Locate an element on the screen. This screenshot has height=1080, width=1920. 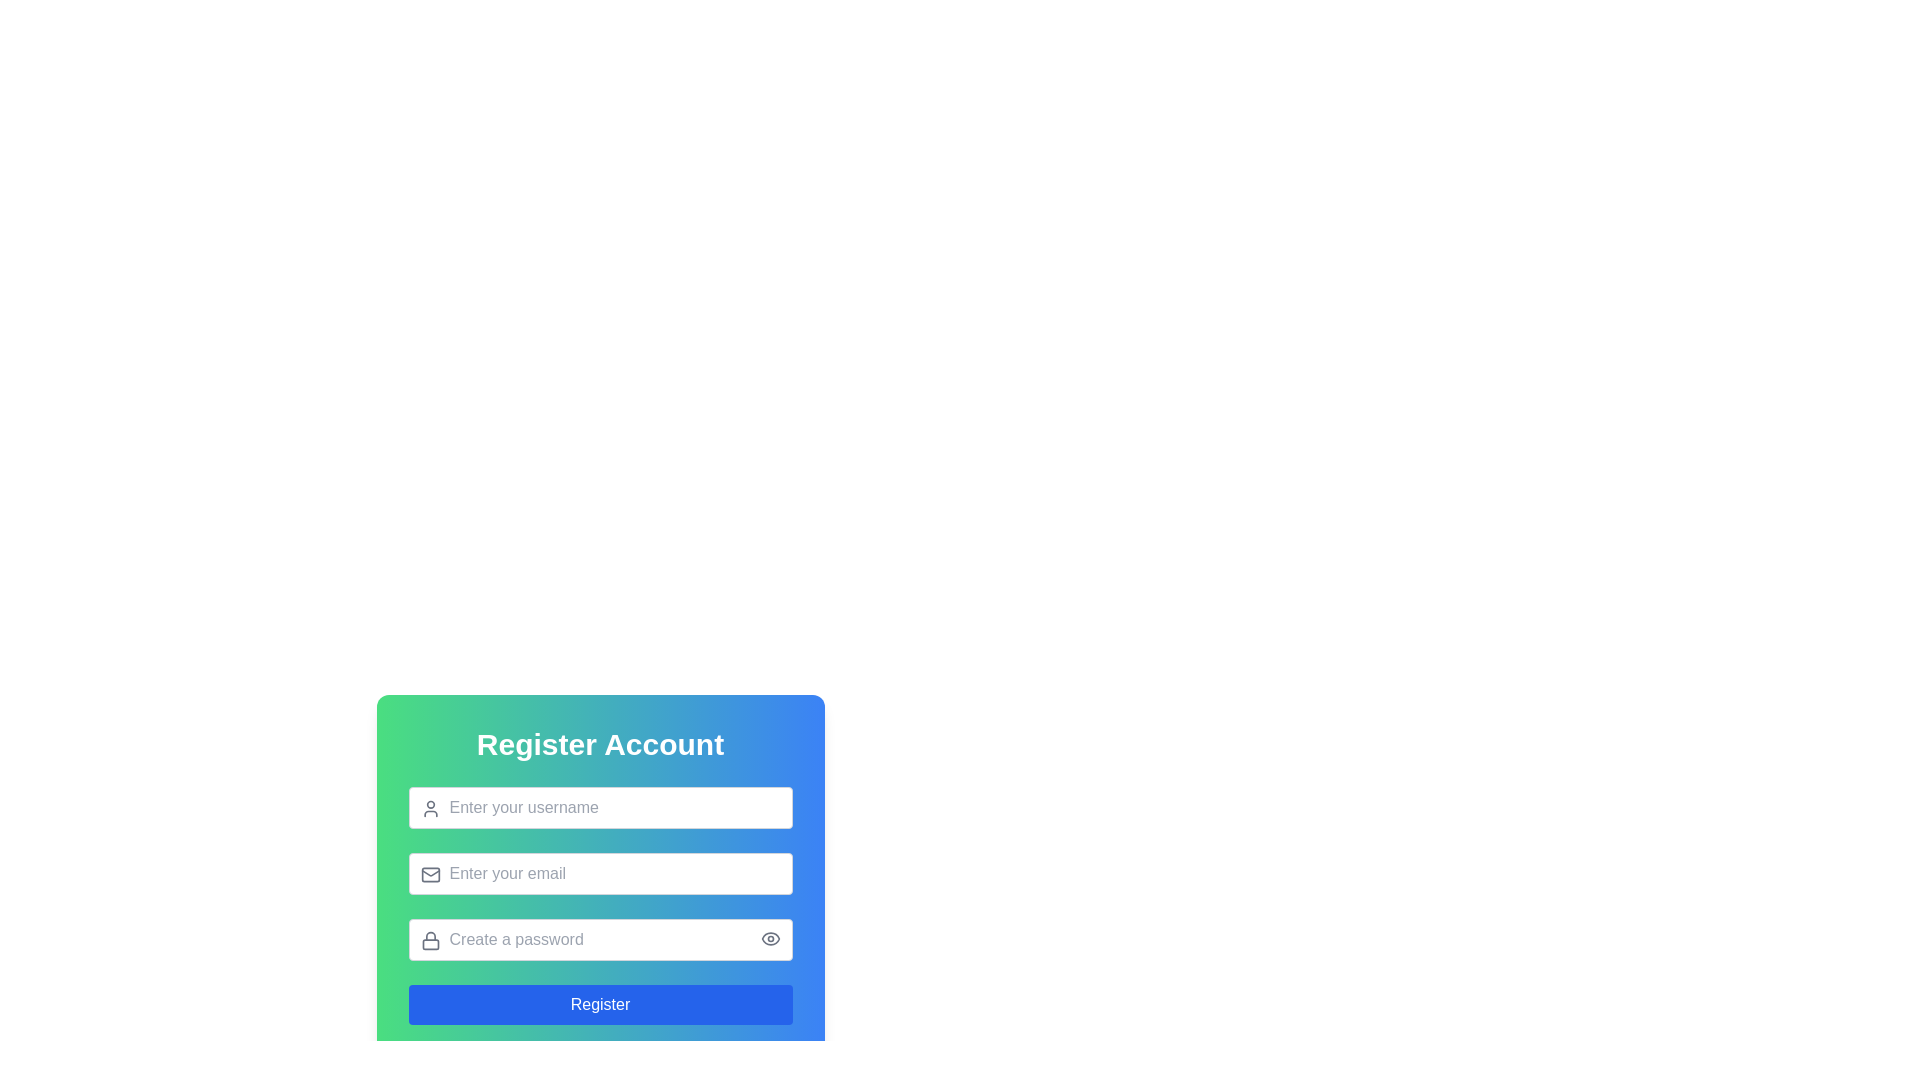
to focus on the email input field, which is the second input field in the registration form located below the username field and above the password field is located at coordinates (599, 855).